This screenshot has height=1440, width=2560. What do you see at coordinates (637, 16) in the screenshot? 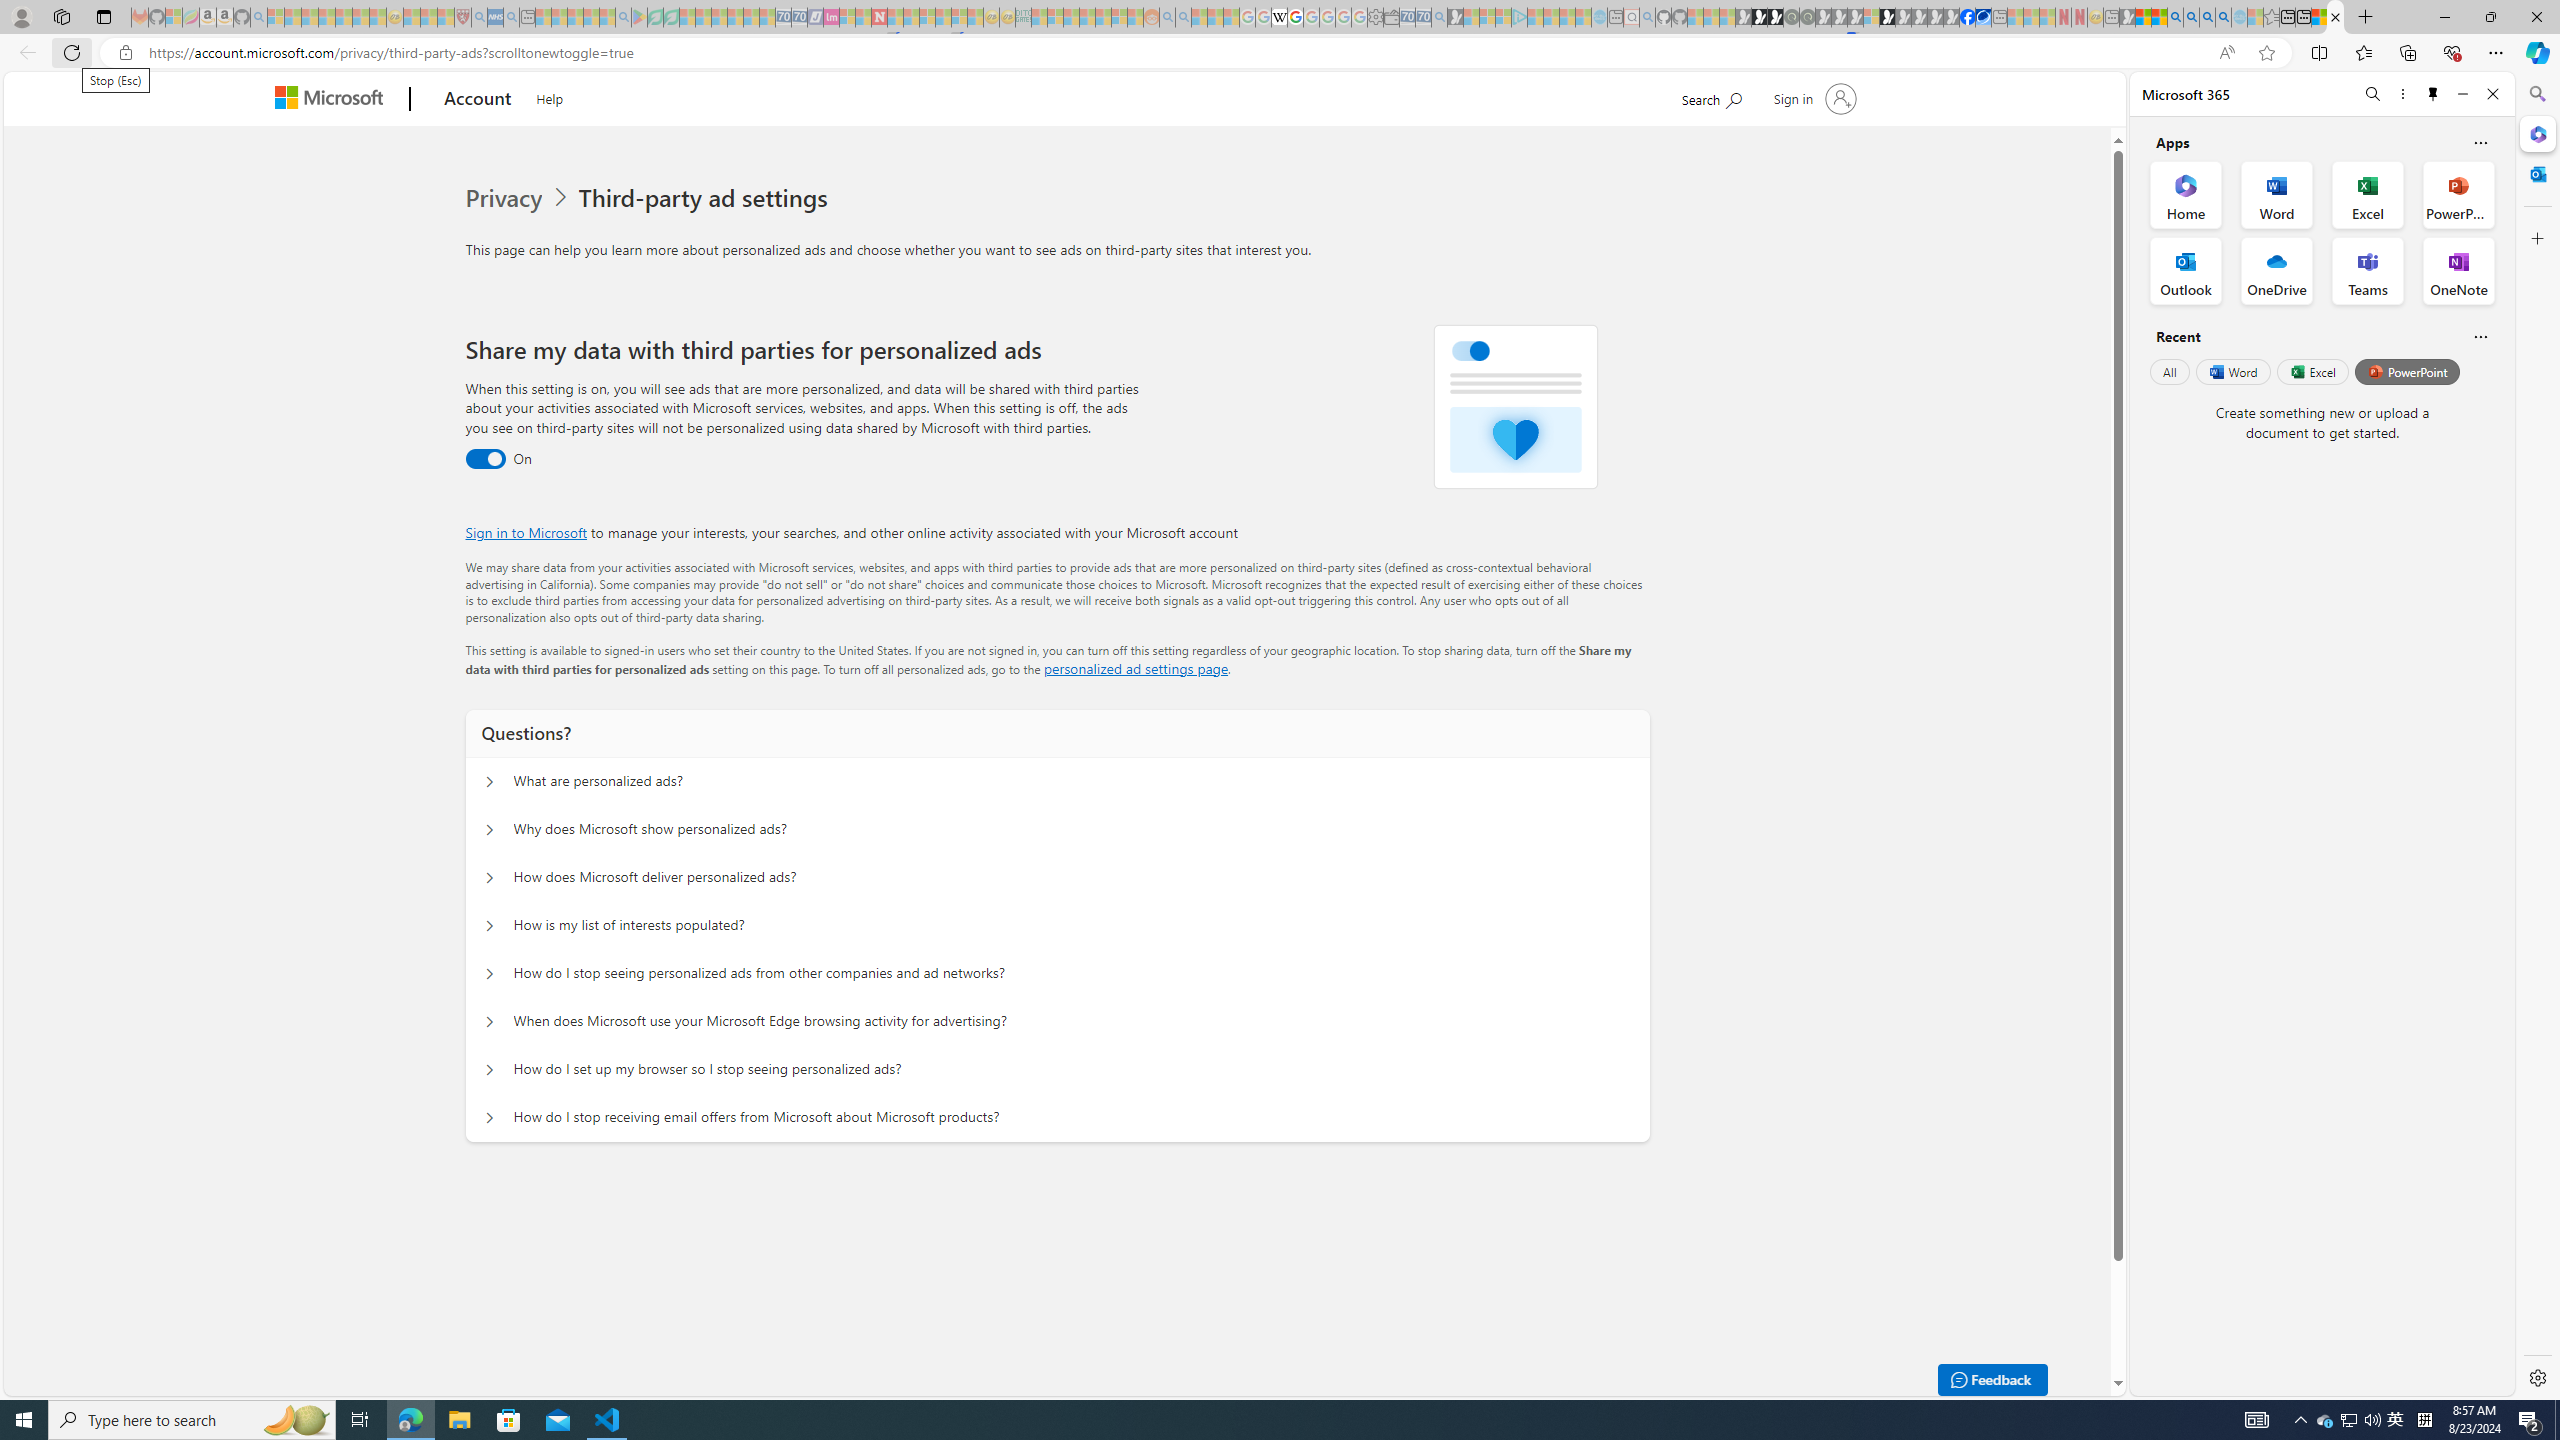
I see `'Bluey: Let'` at bounding box center [637, 16].